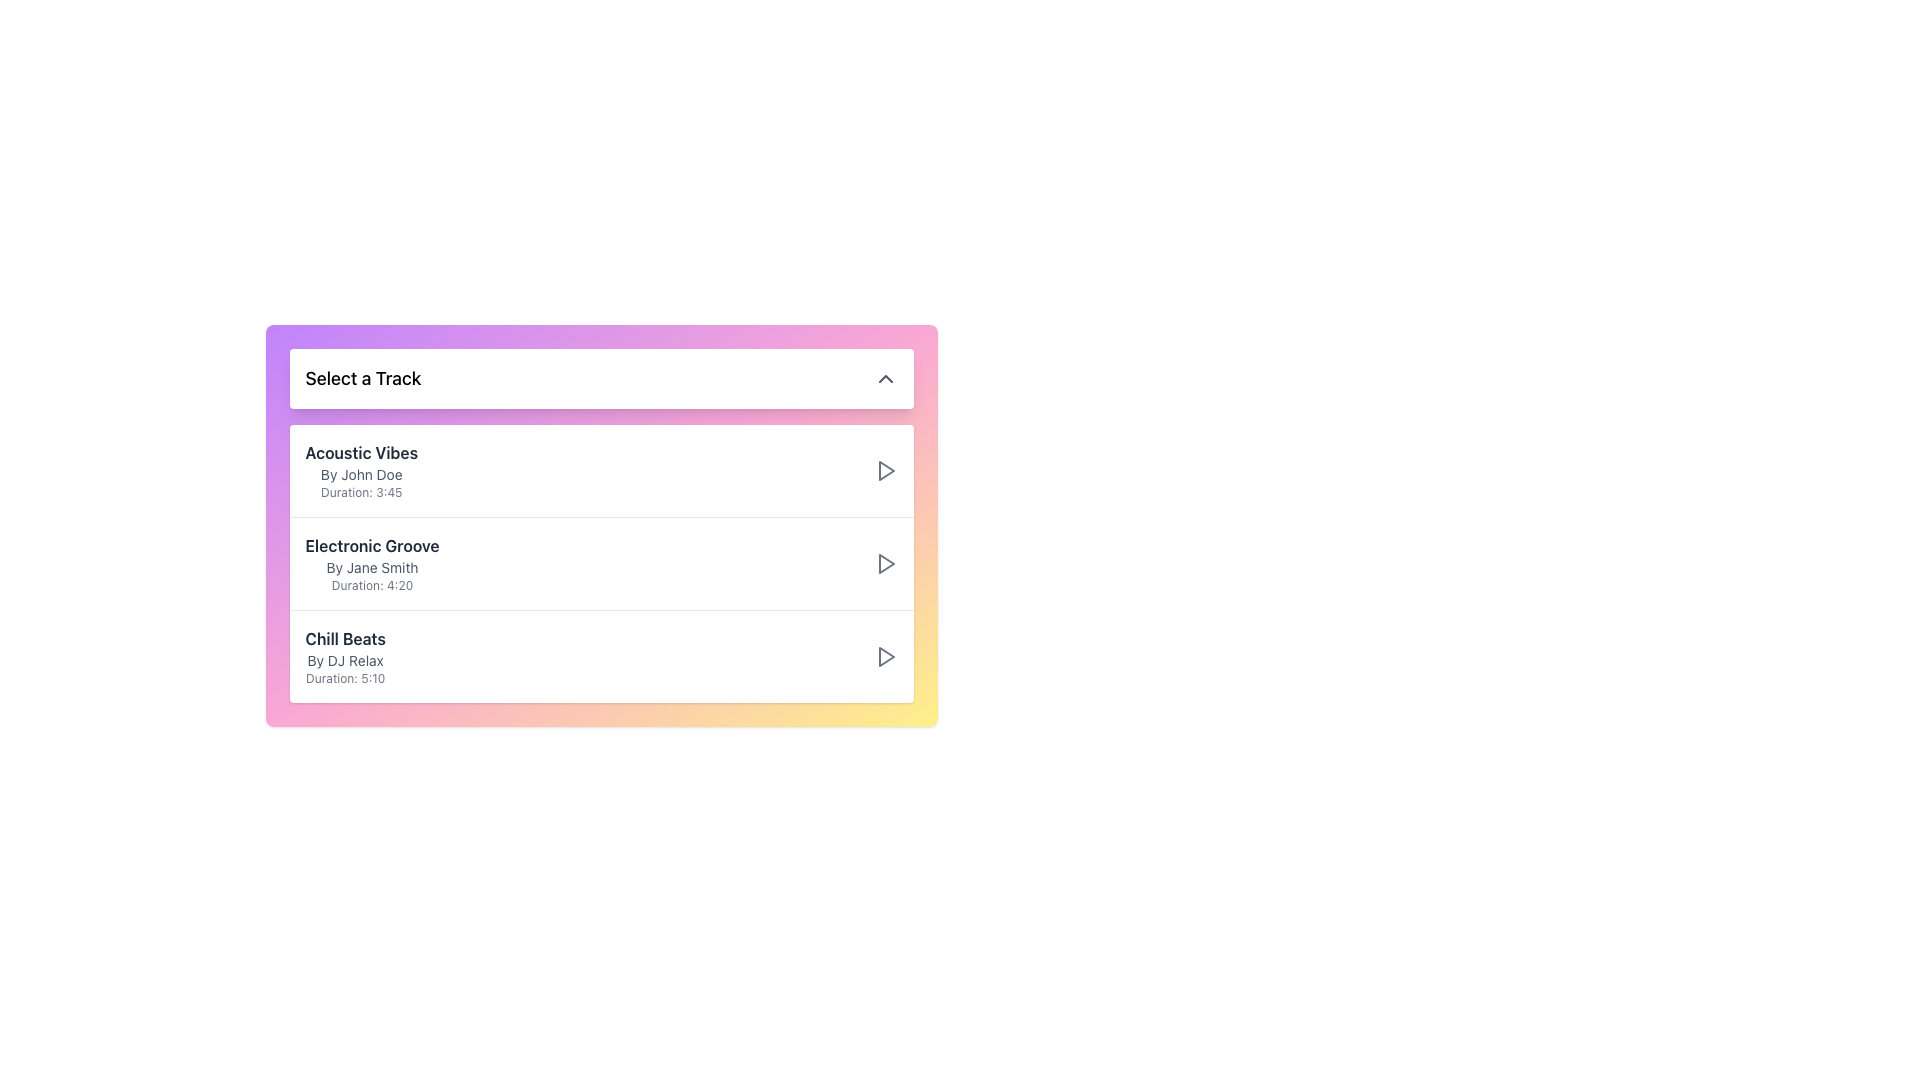 This screenshot has height=1080, width=1920. Describe the element at coordinates (884, 656) in the screenshot. I see `the playback button for the track 'Chill Beats'` at that location.